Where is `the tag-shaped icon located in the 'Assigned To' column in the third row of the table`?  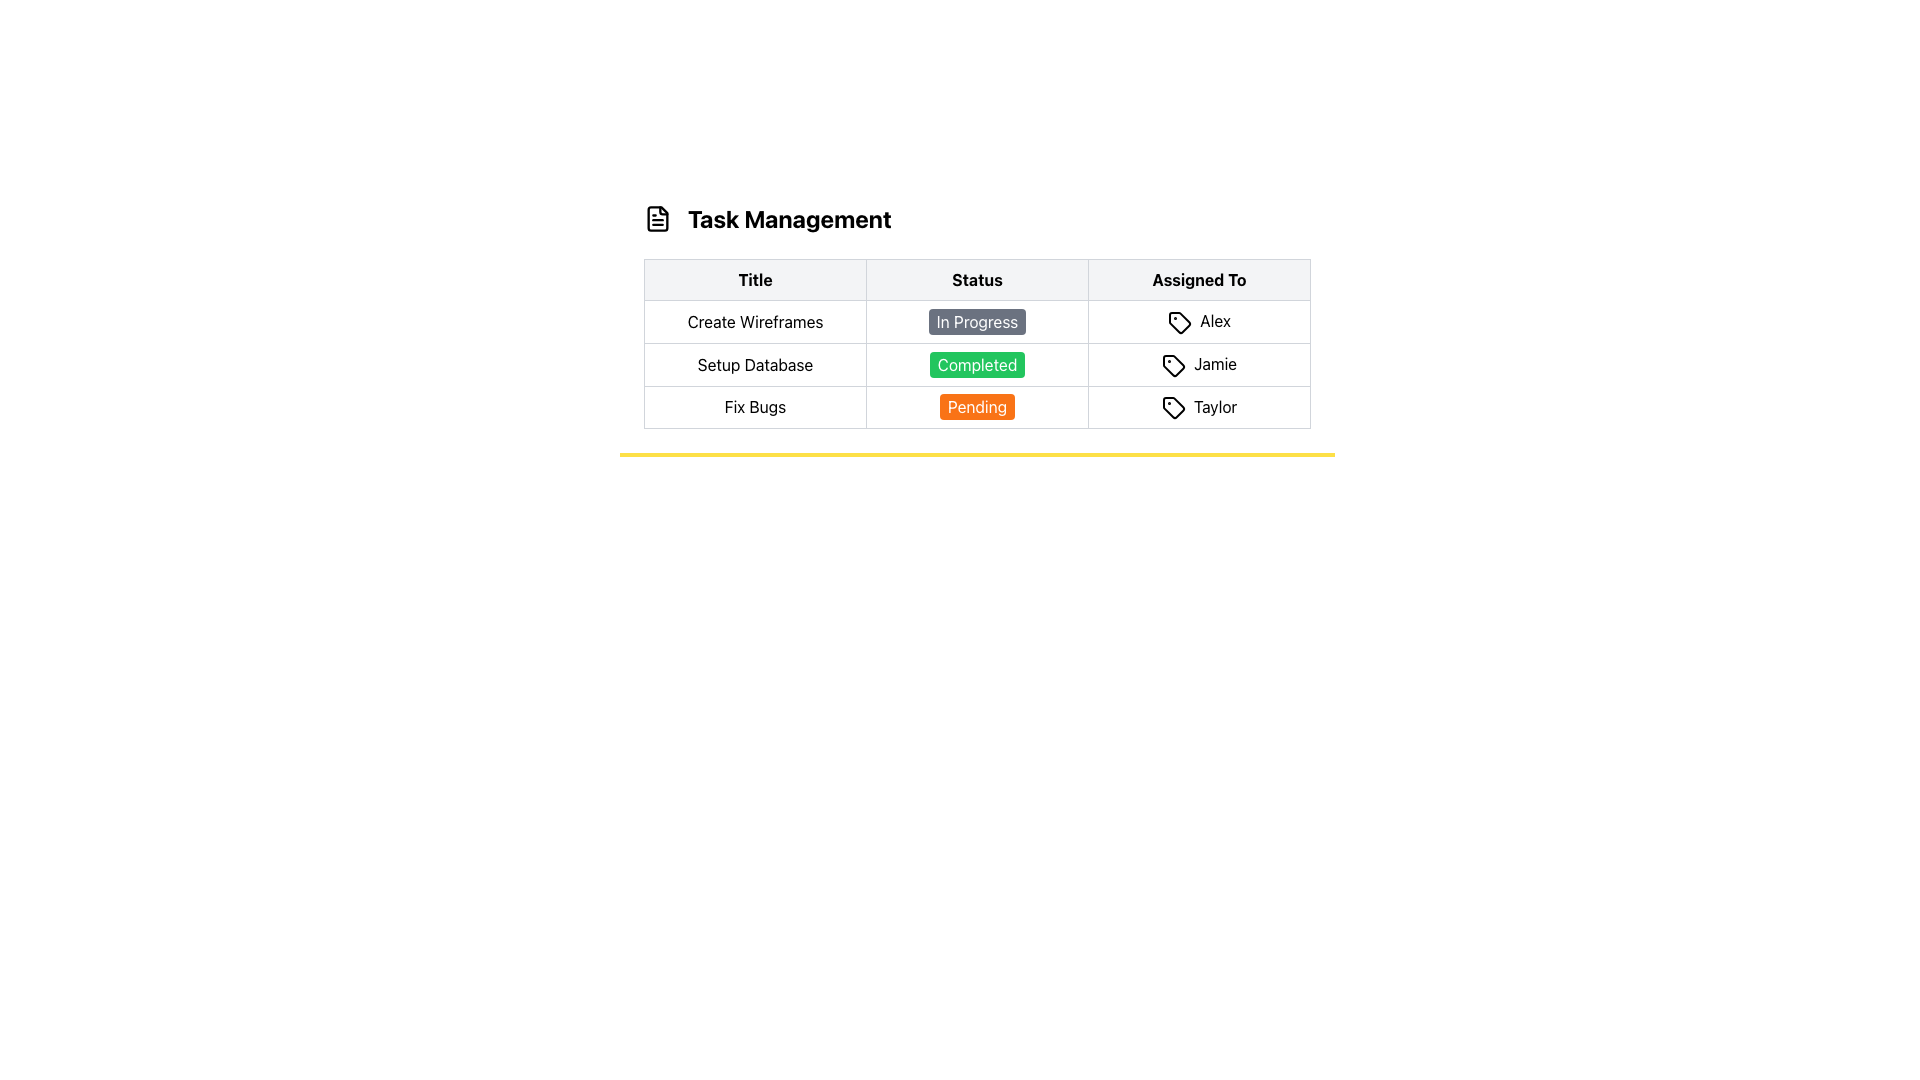
the tag-shaped icon located in the 'Assigned To' column in the third row of the table is located at coordinates (1173, 365).